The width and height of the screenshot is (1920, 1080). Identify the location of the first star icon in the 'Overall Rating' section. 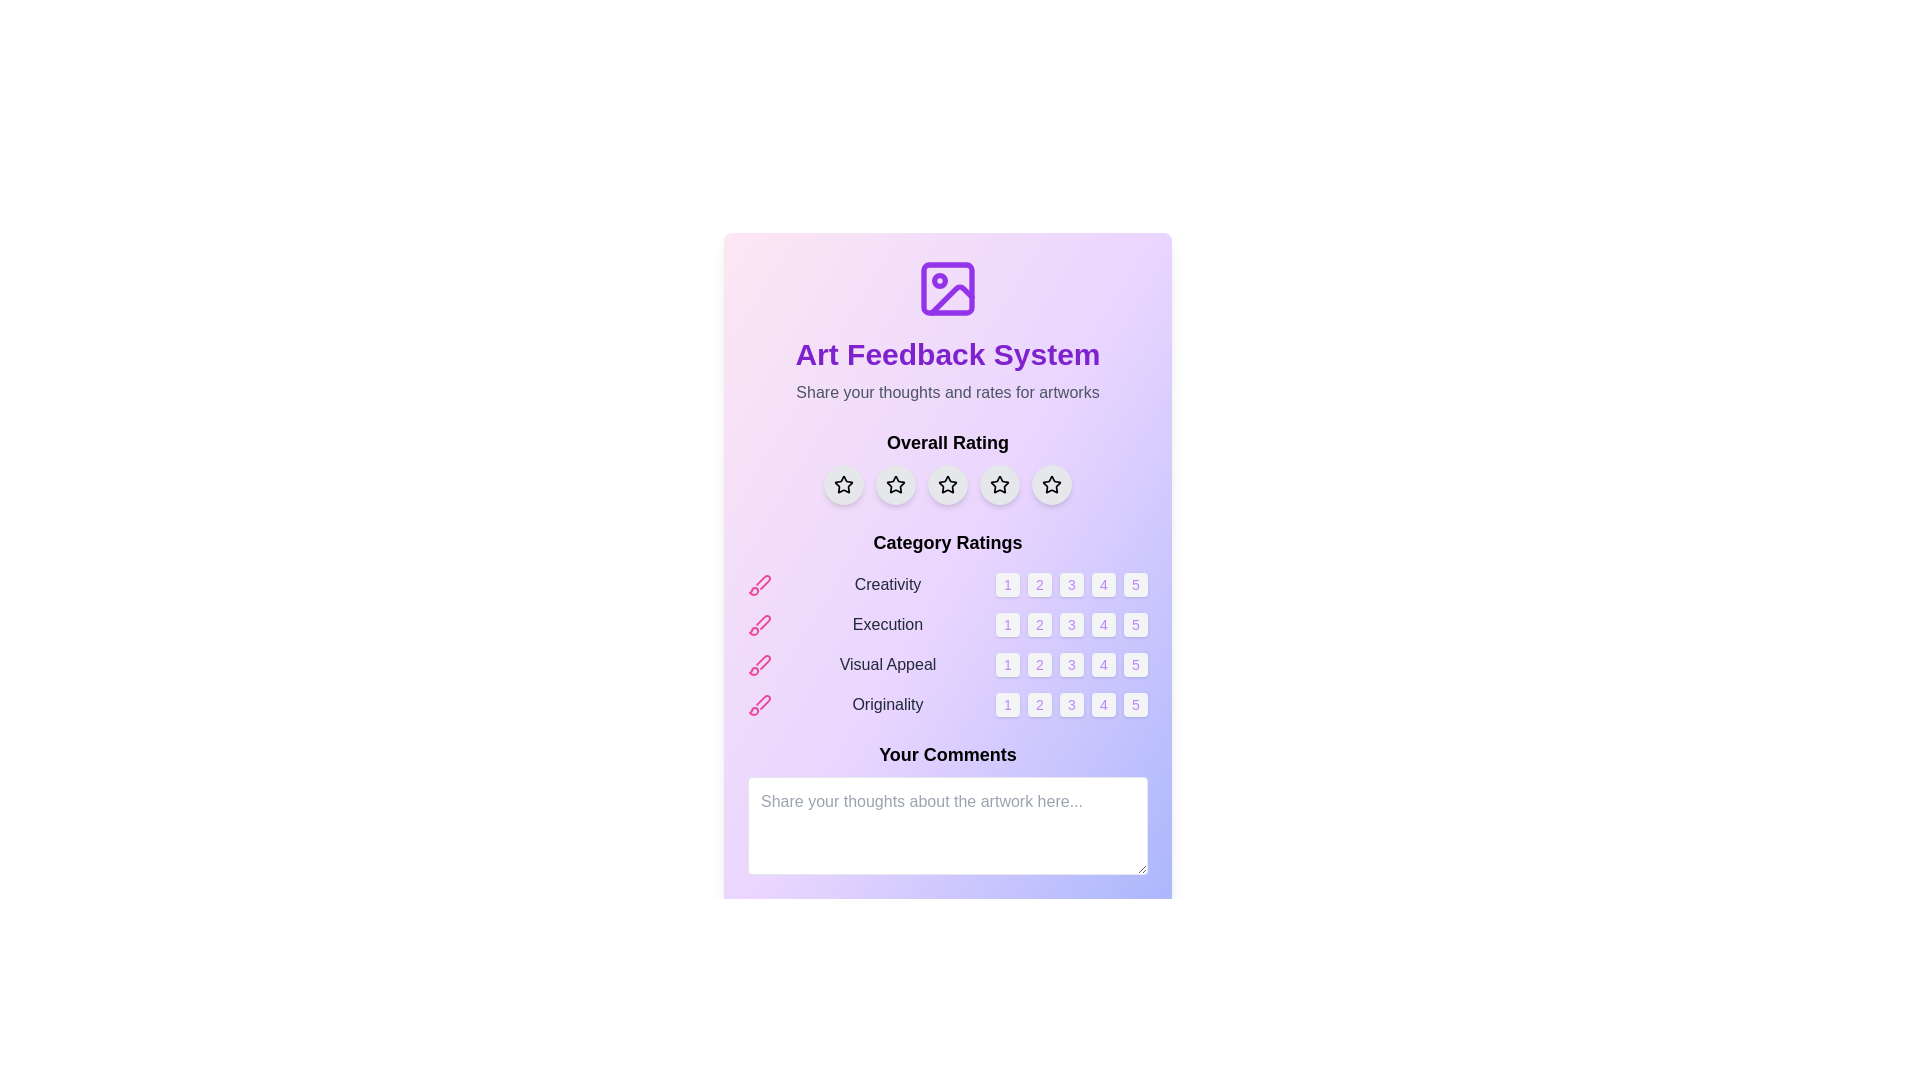
(844, 484).